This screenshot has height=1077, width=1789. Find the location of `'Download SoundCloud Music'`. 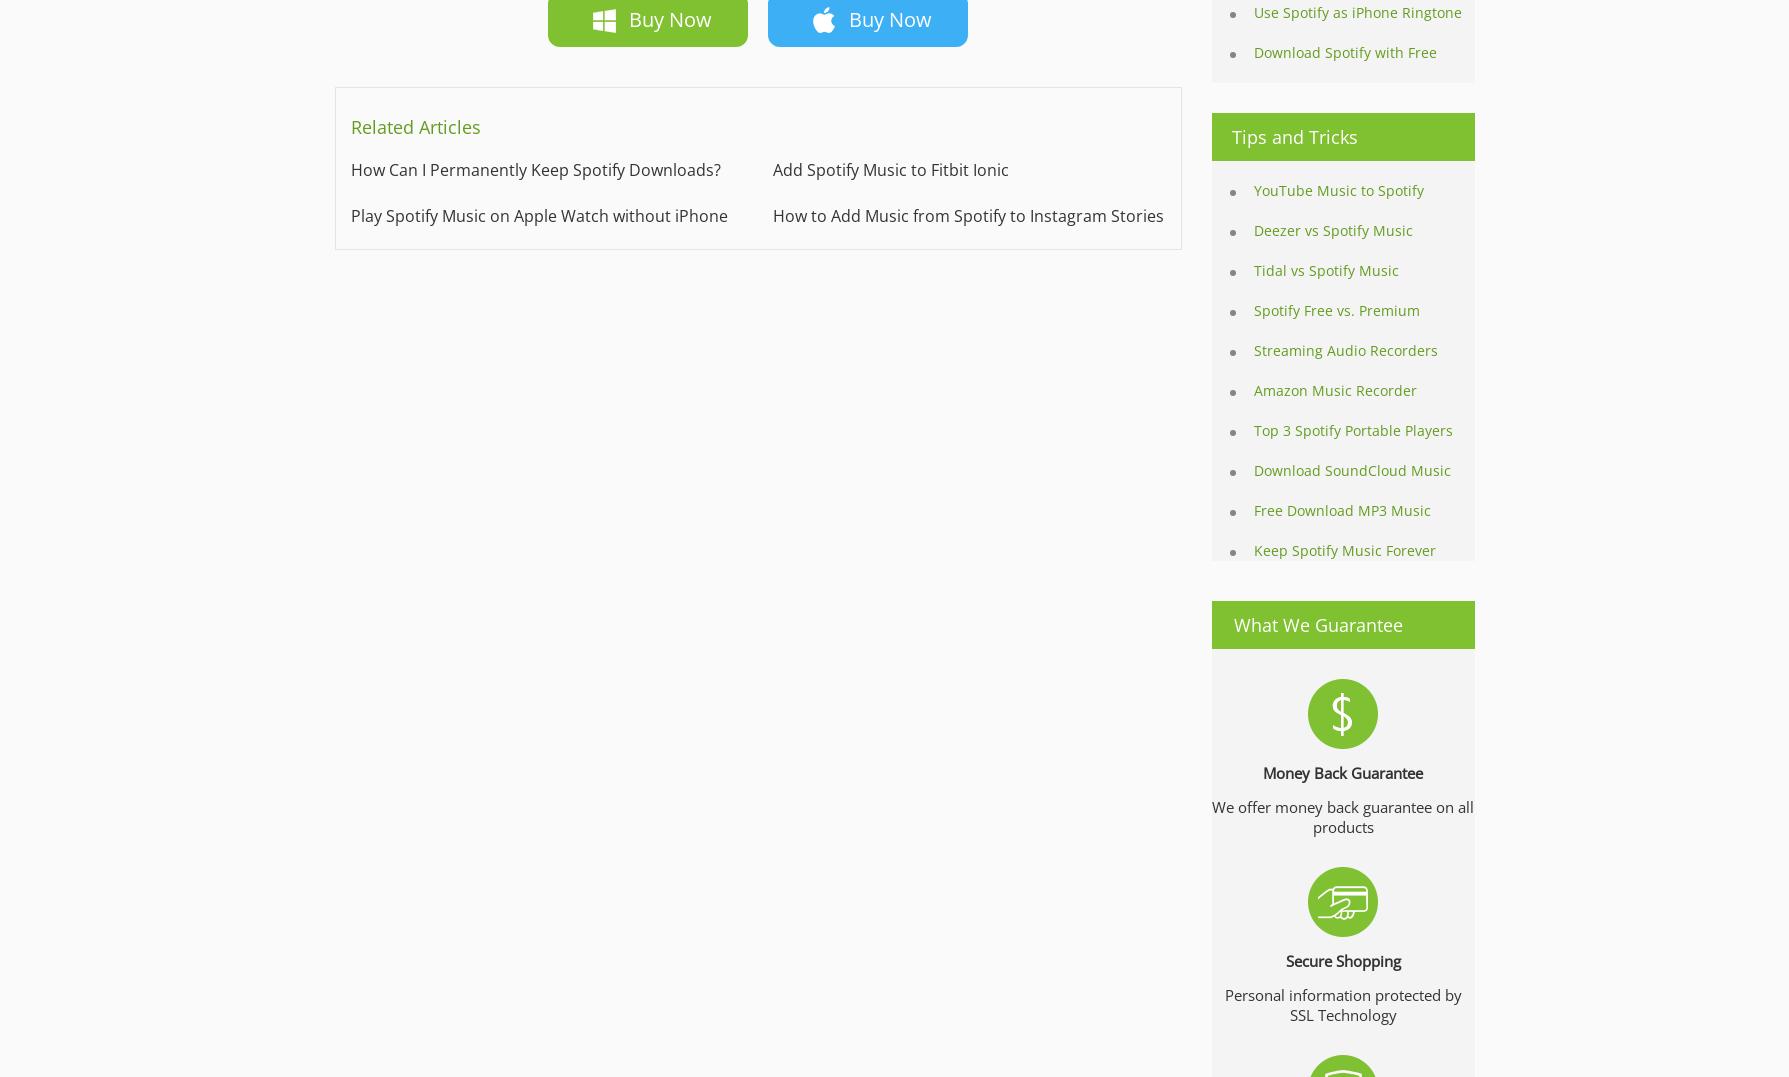

'Download SoundCloud Music' is located at coordinates (1352, 470).